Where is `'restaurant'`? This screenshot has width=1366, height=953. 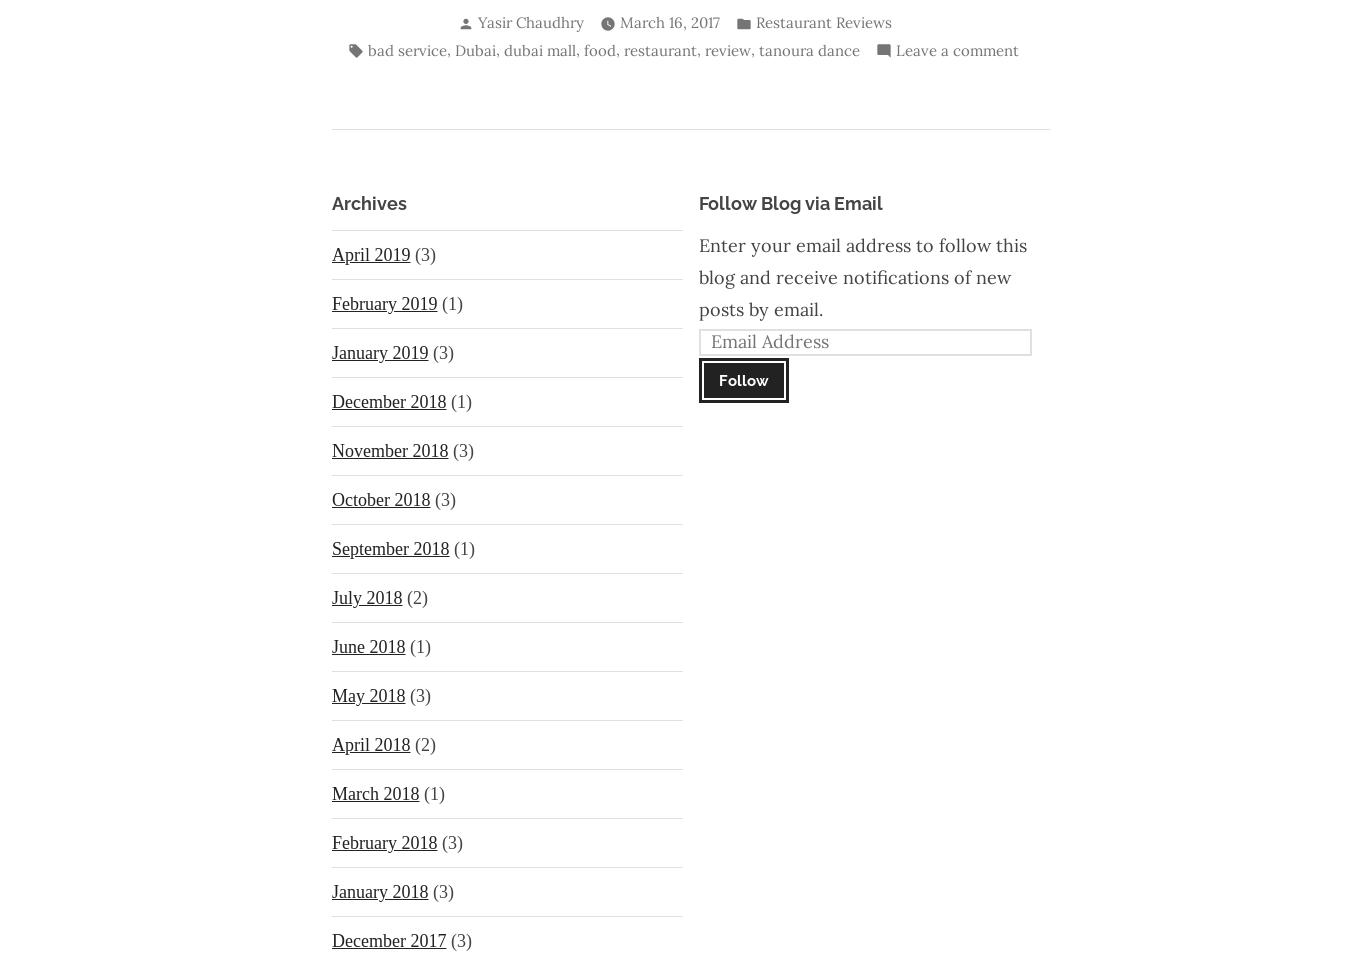
'restaurant' is located at coordinates (658, 48).